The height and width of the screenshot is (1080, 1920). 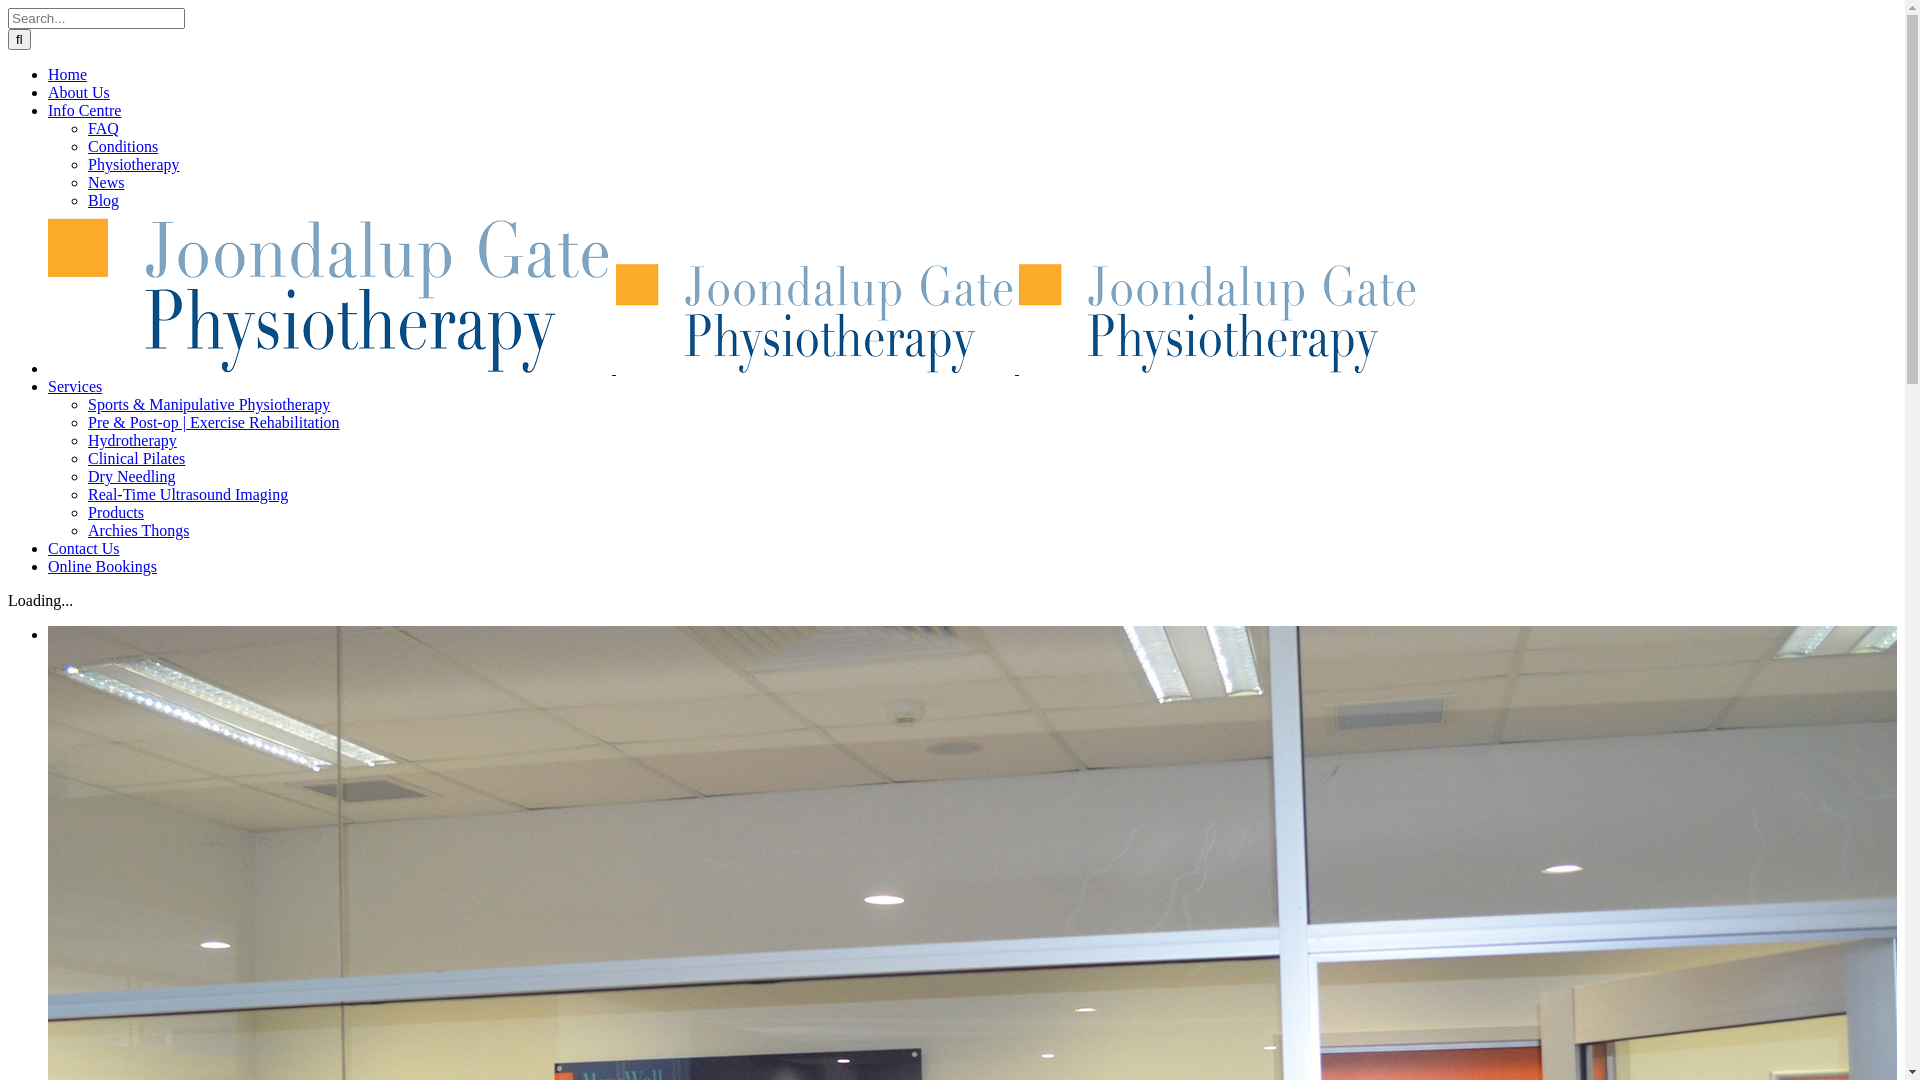 What do you see at coordinates (86, 494) in the screenshot?
I see `'Real-Time Ultrasound Imaging'` at bounding box center [86, 494].